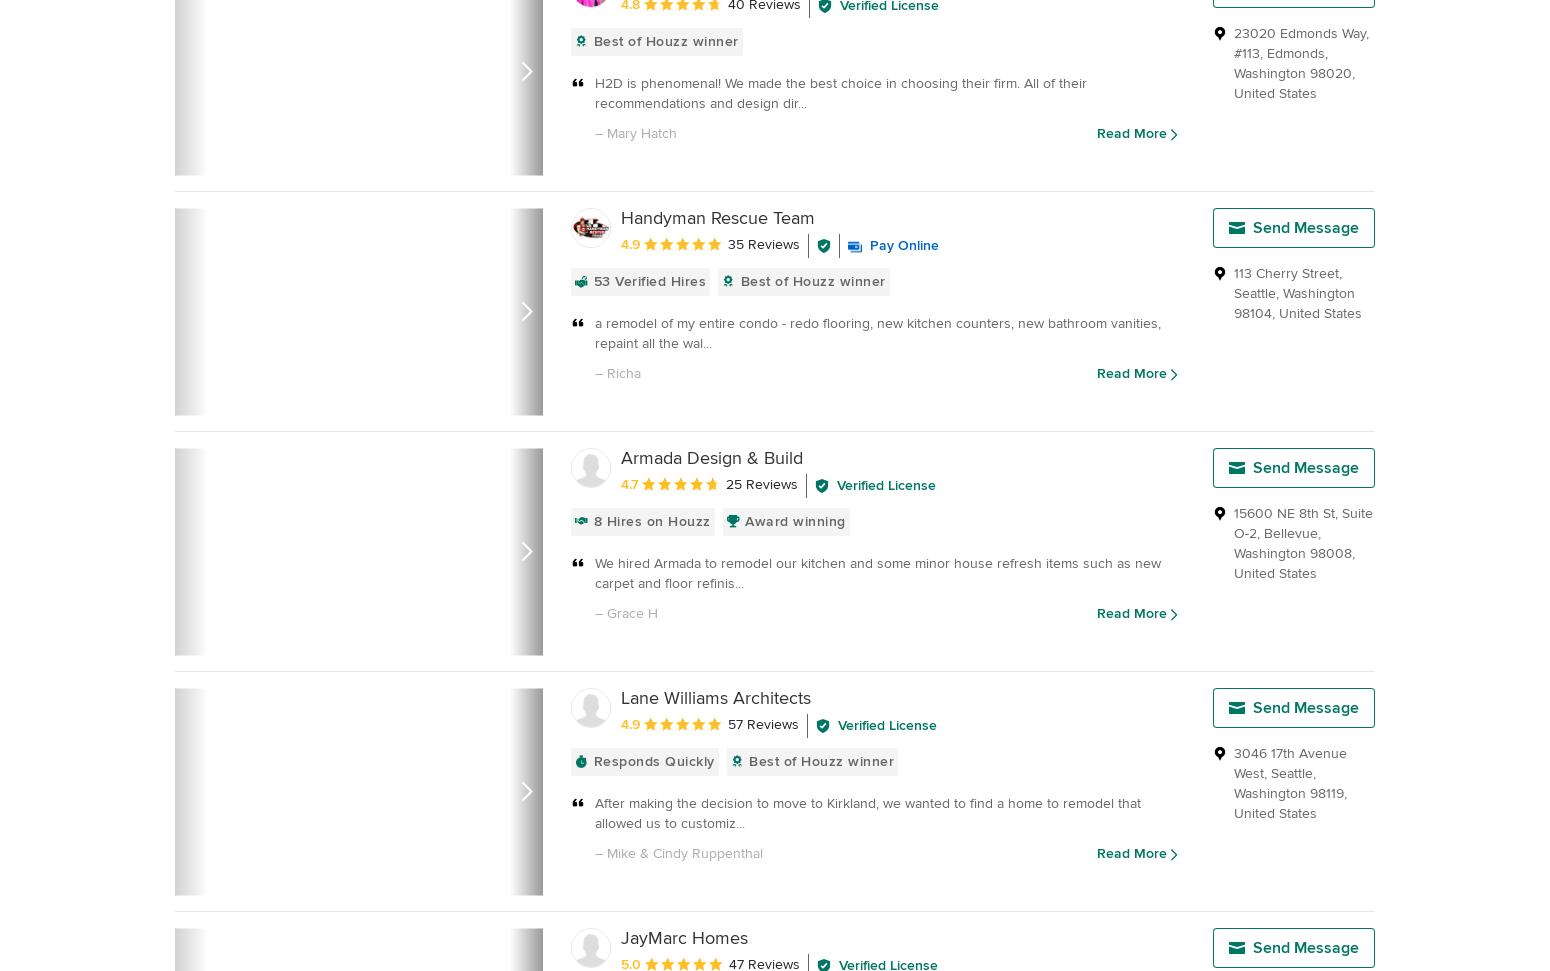  What do you see at coordinates (1330, 553) in the screenshot?
I see `'98008'` at bounding box center [1330, 553].